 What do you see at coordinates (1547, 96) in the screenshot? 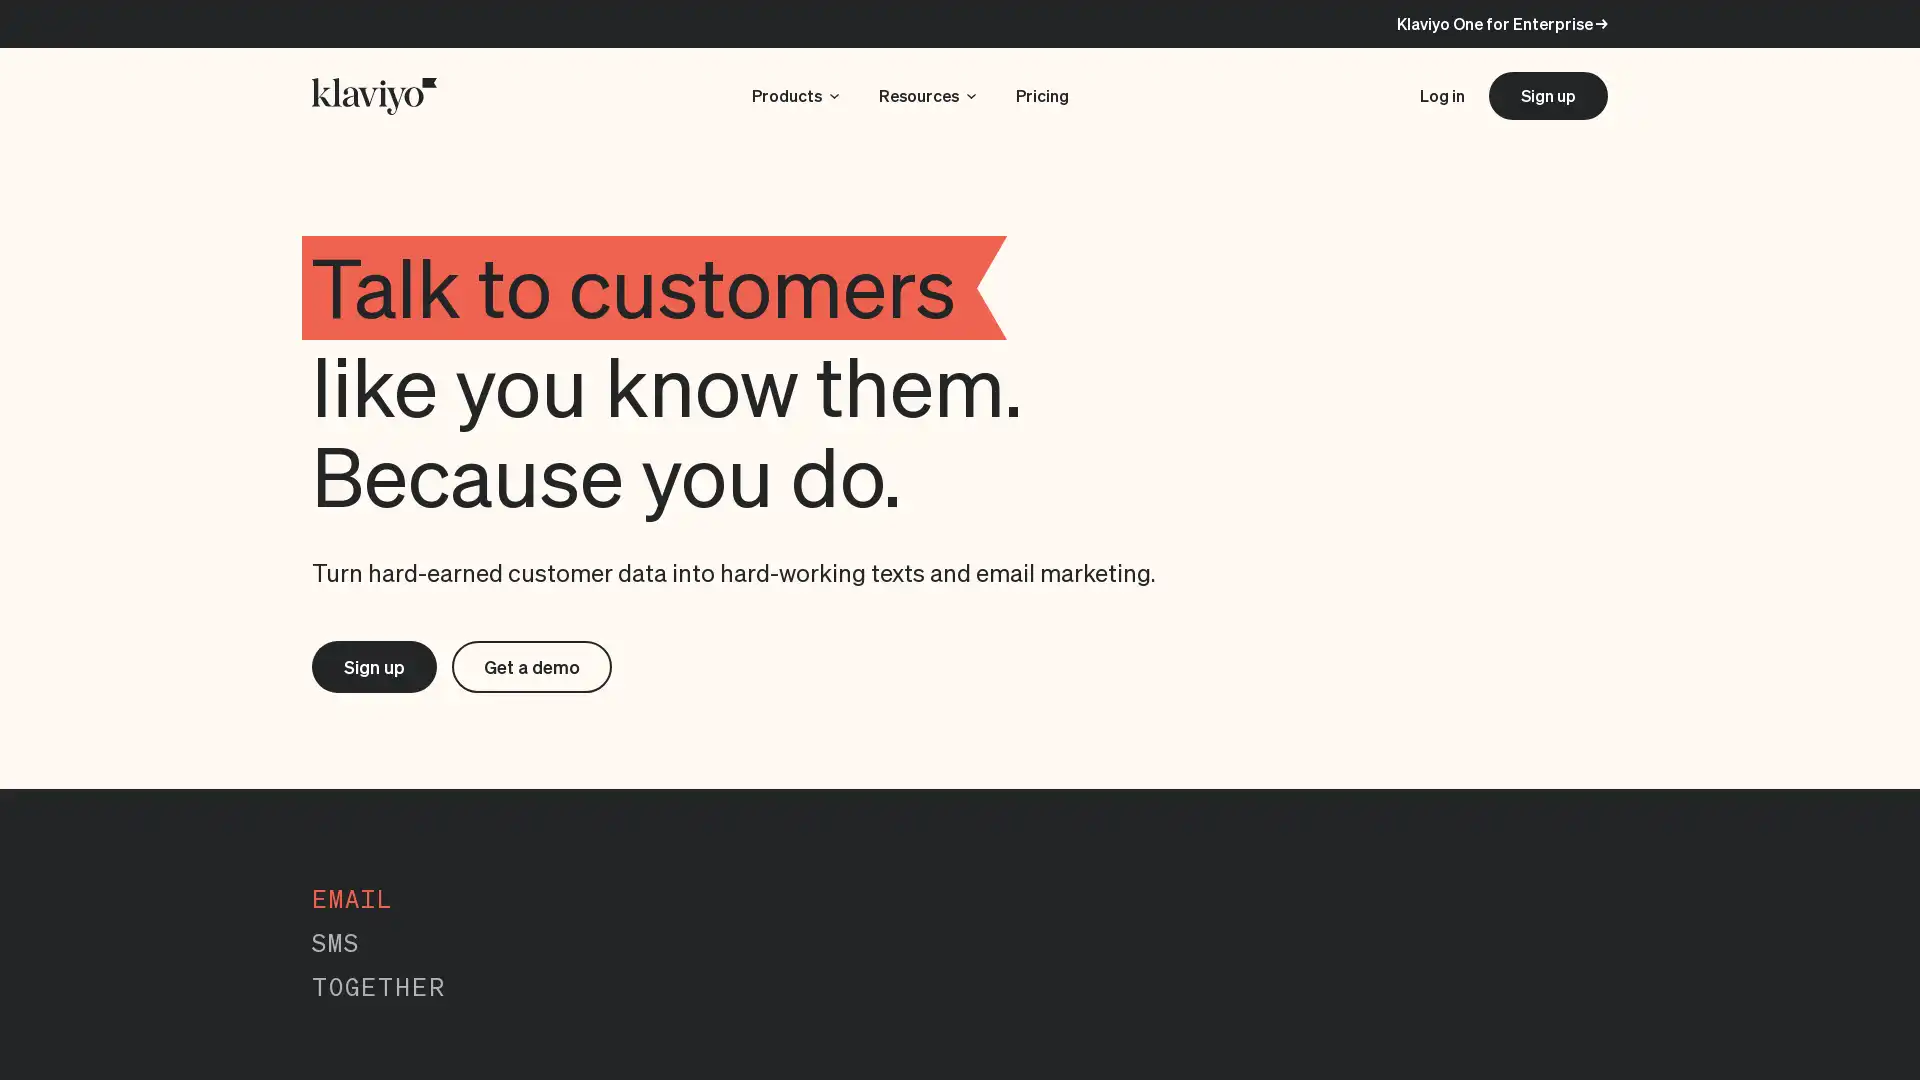
I see `Sign up` at bounding box center [1547, 96].